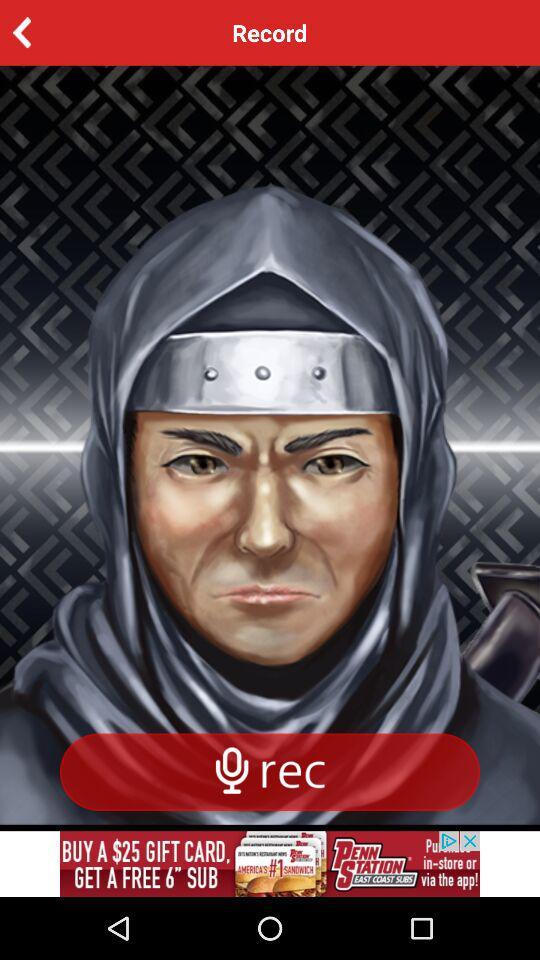 Image resolution: width=540 pixels, height=960 pixels. I want to click on register audio, so click(270, 771).